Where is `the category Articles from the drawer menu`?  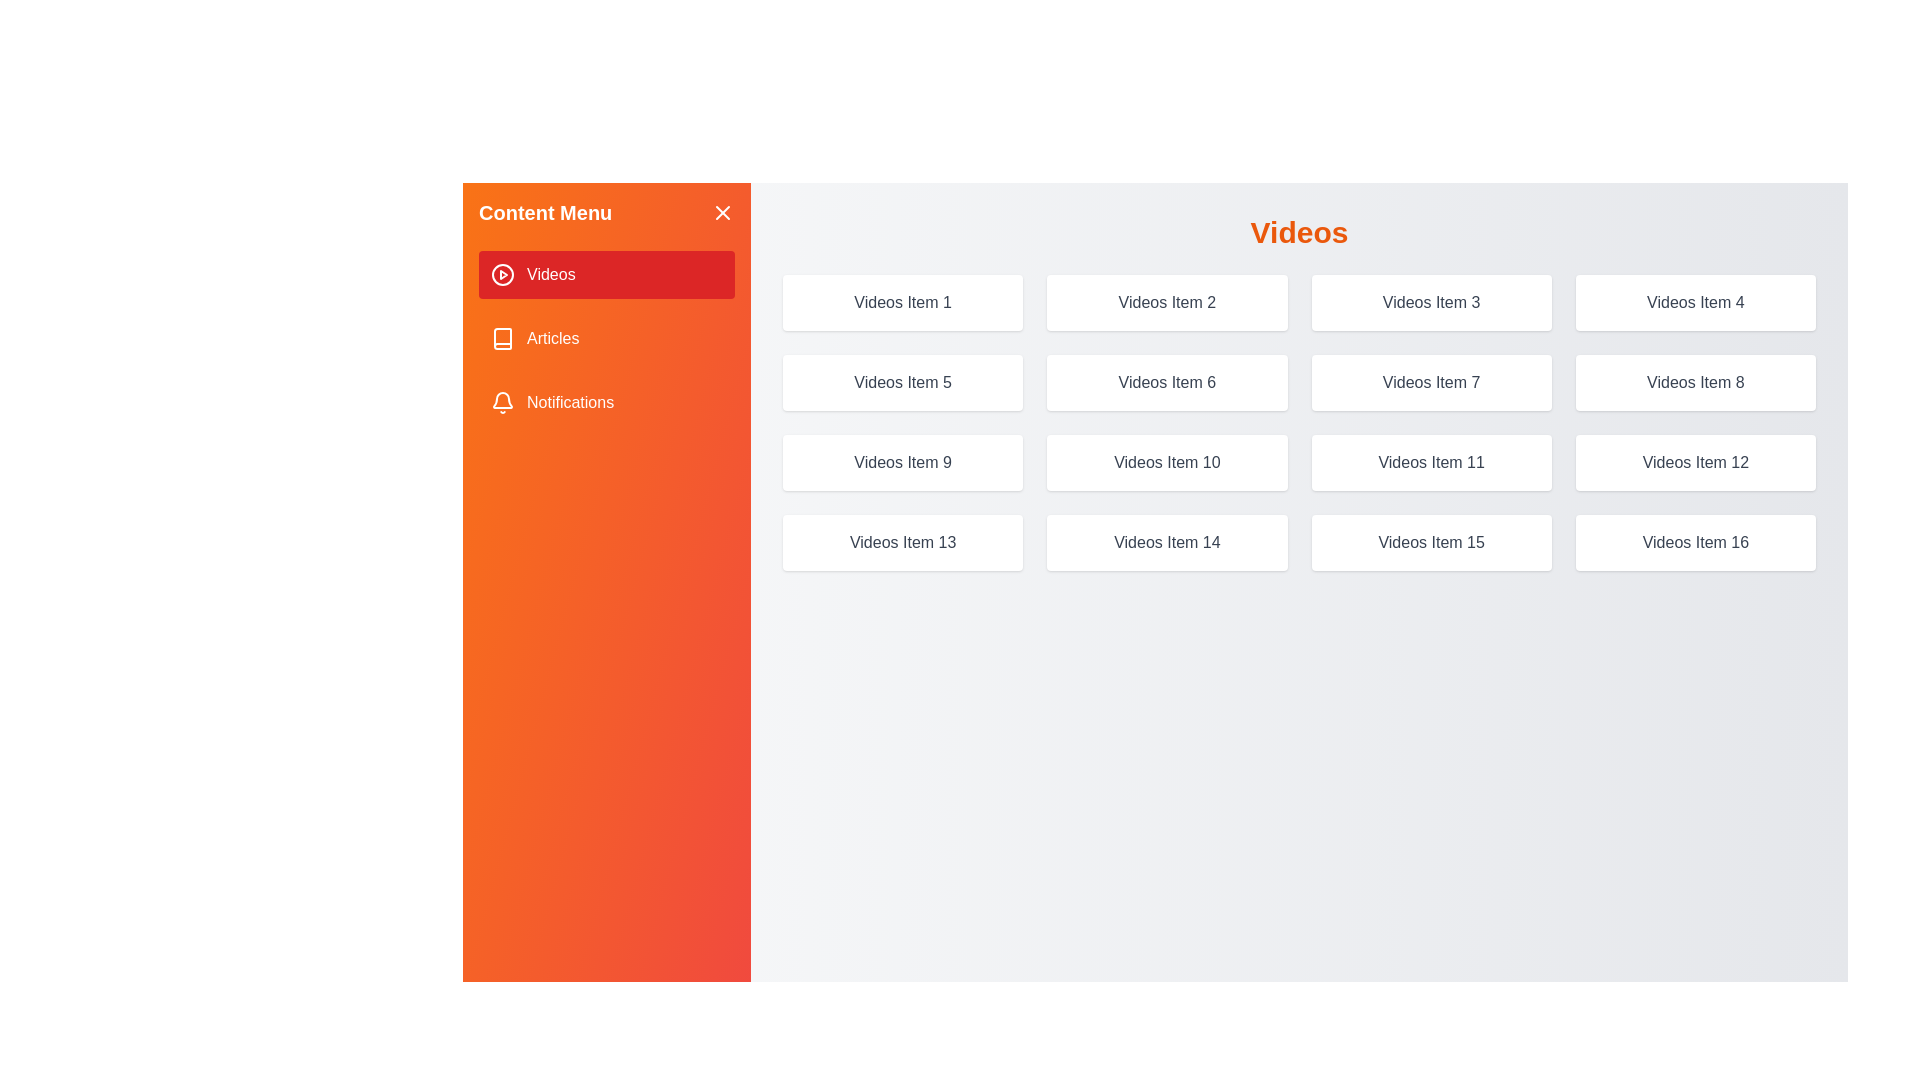 the category Articles from the drawer menu is located at coordinates (605, 338).